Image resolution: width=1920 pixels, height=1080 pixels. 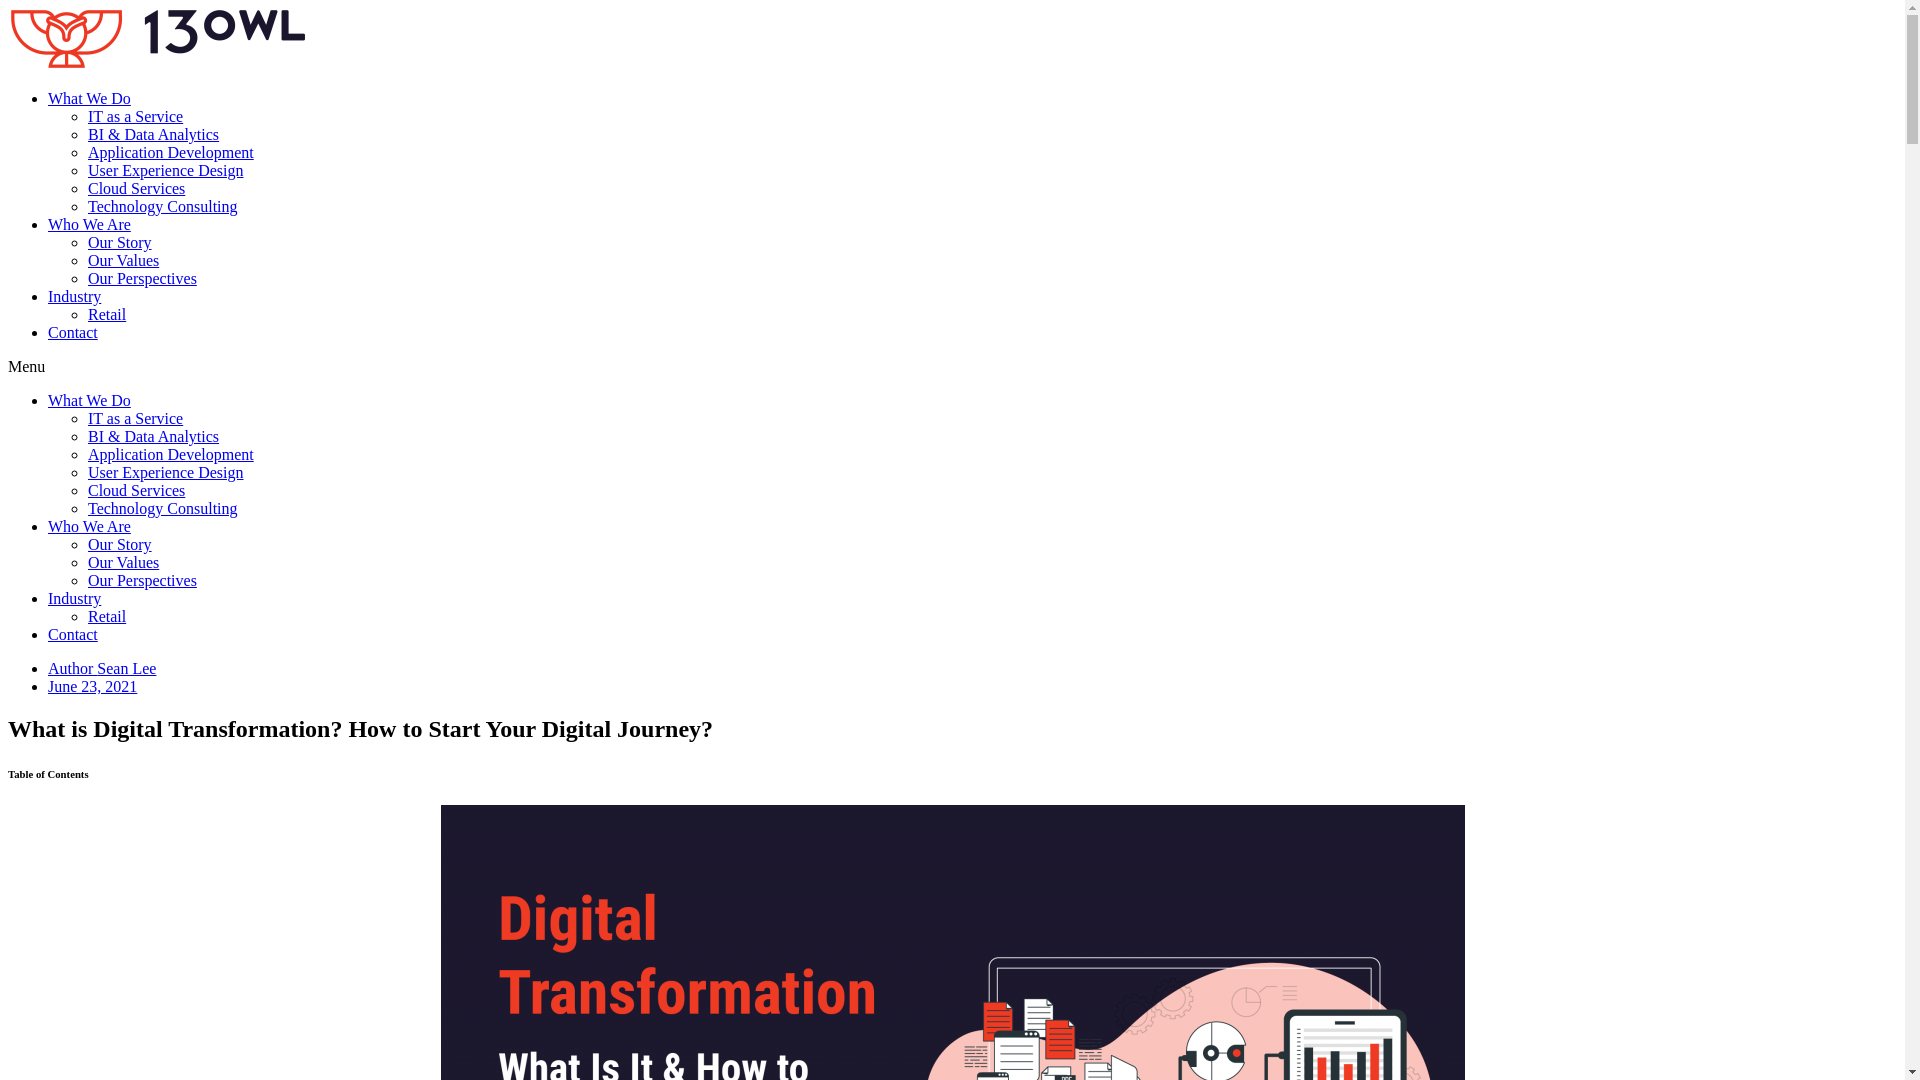 I want to click on 'Our Perspectives', so click(x=141, y=580).